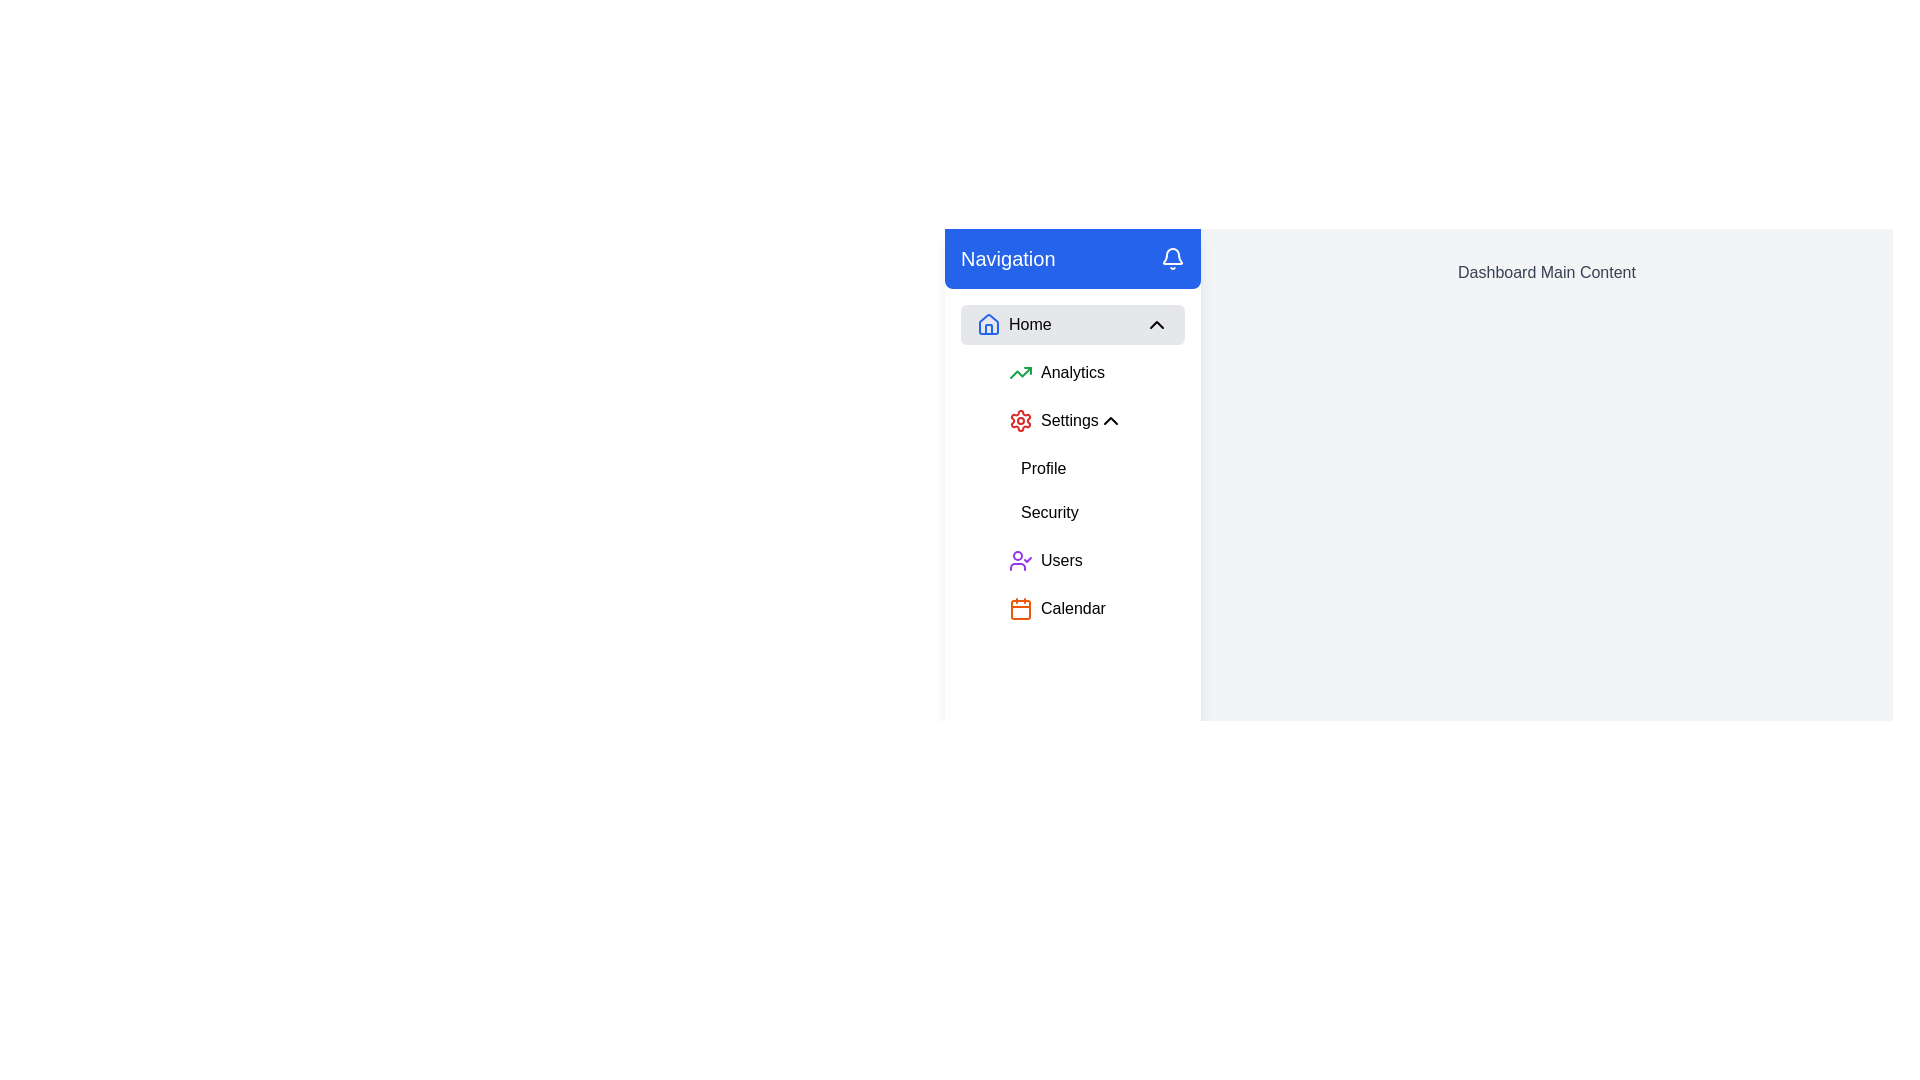 This screenshot has width=1920, height=1080. What do you see at coordinates (1172, 257) in the screenshot?
I see `the notification icon button located on the far right side of the blue header bar` at bounding box center [1172, 257].